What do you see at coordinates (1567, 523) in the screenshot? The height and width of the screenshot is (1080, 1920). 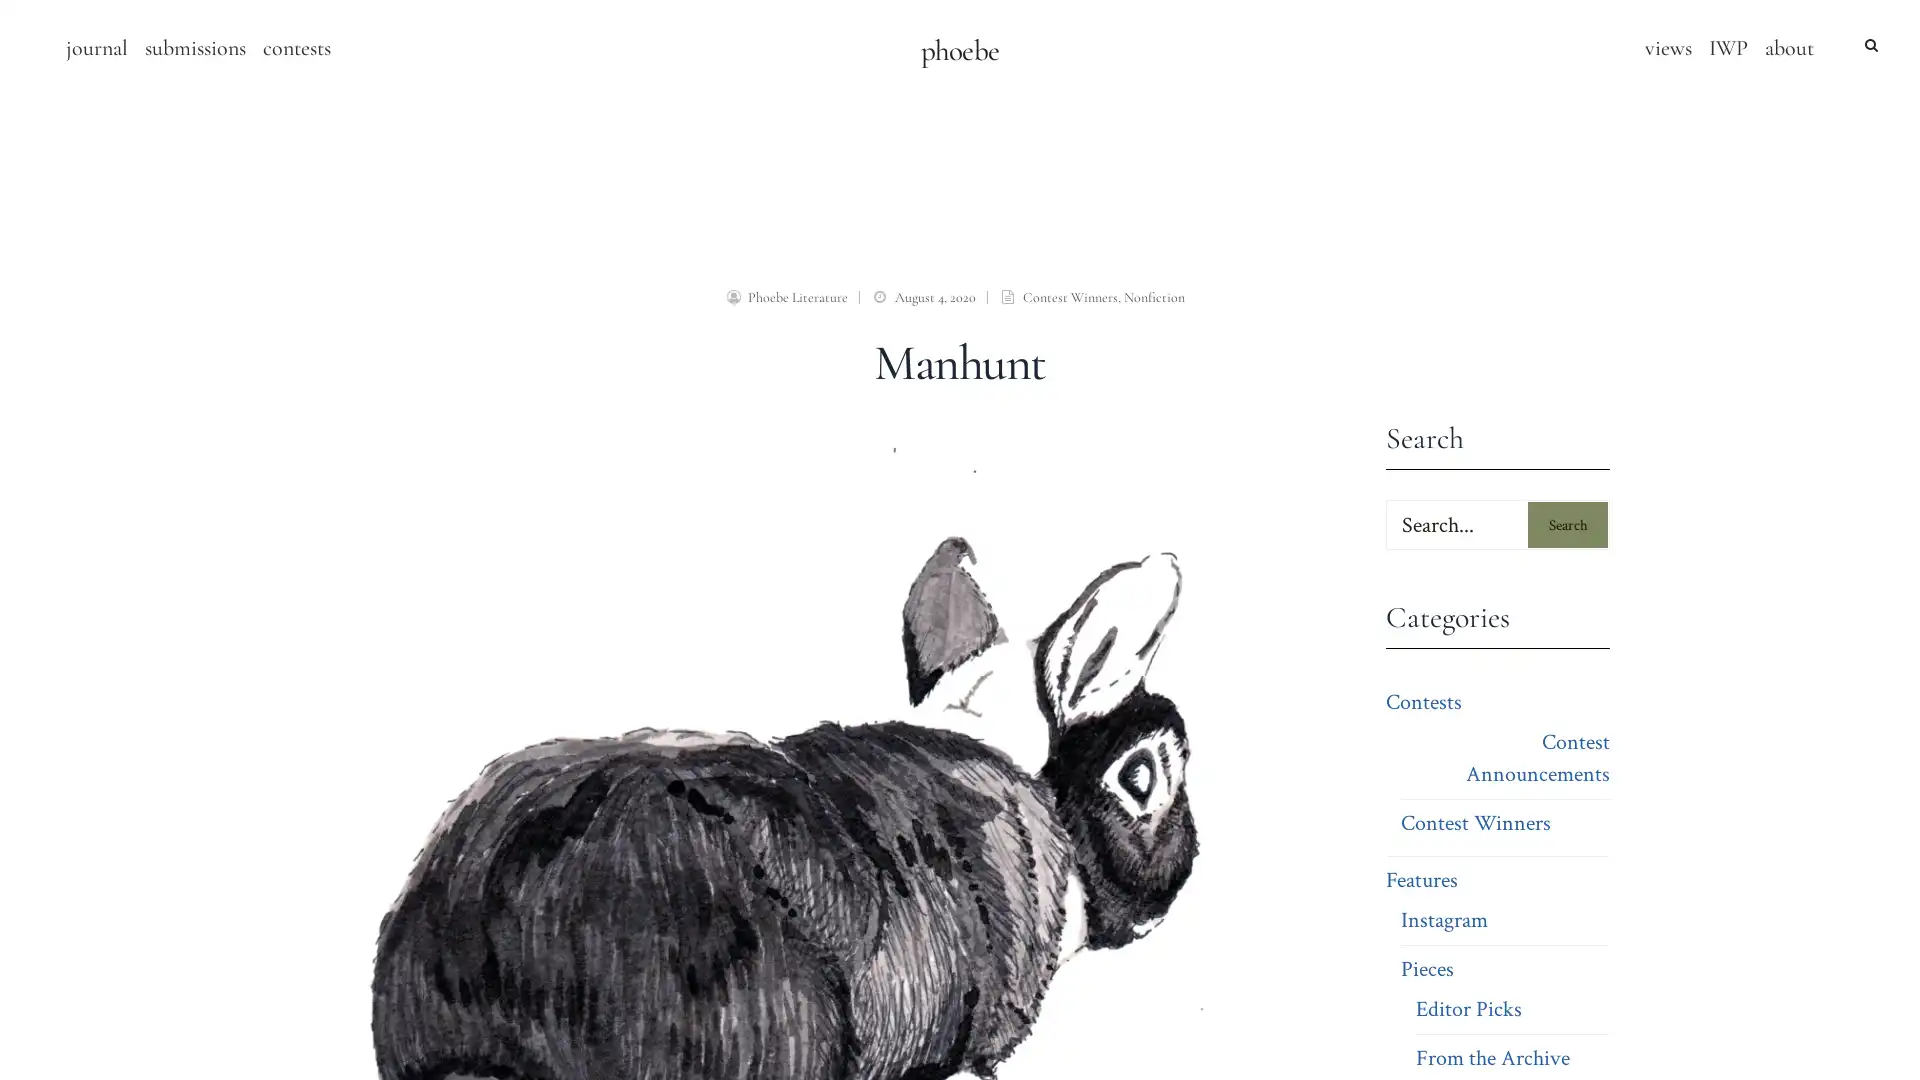 I see `Search` at bounding box center [1567, 523].